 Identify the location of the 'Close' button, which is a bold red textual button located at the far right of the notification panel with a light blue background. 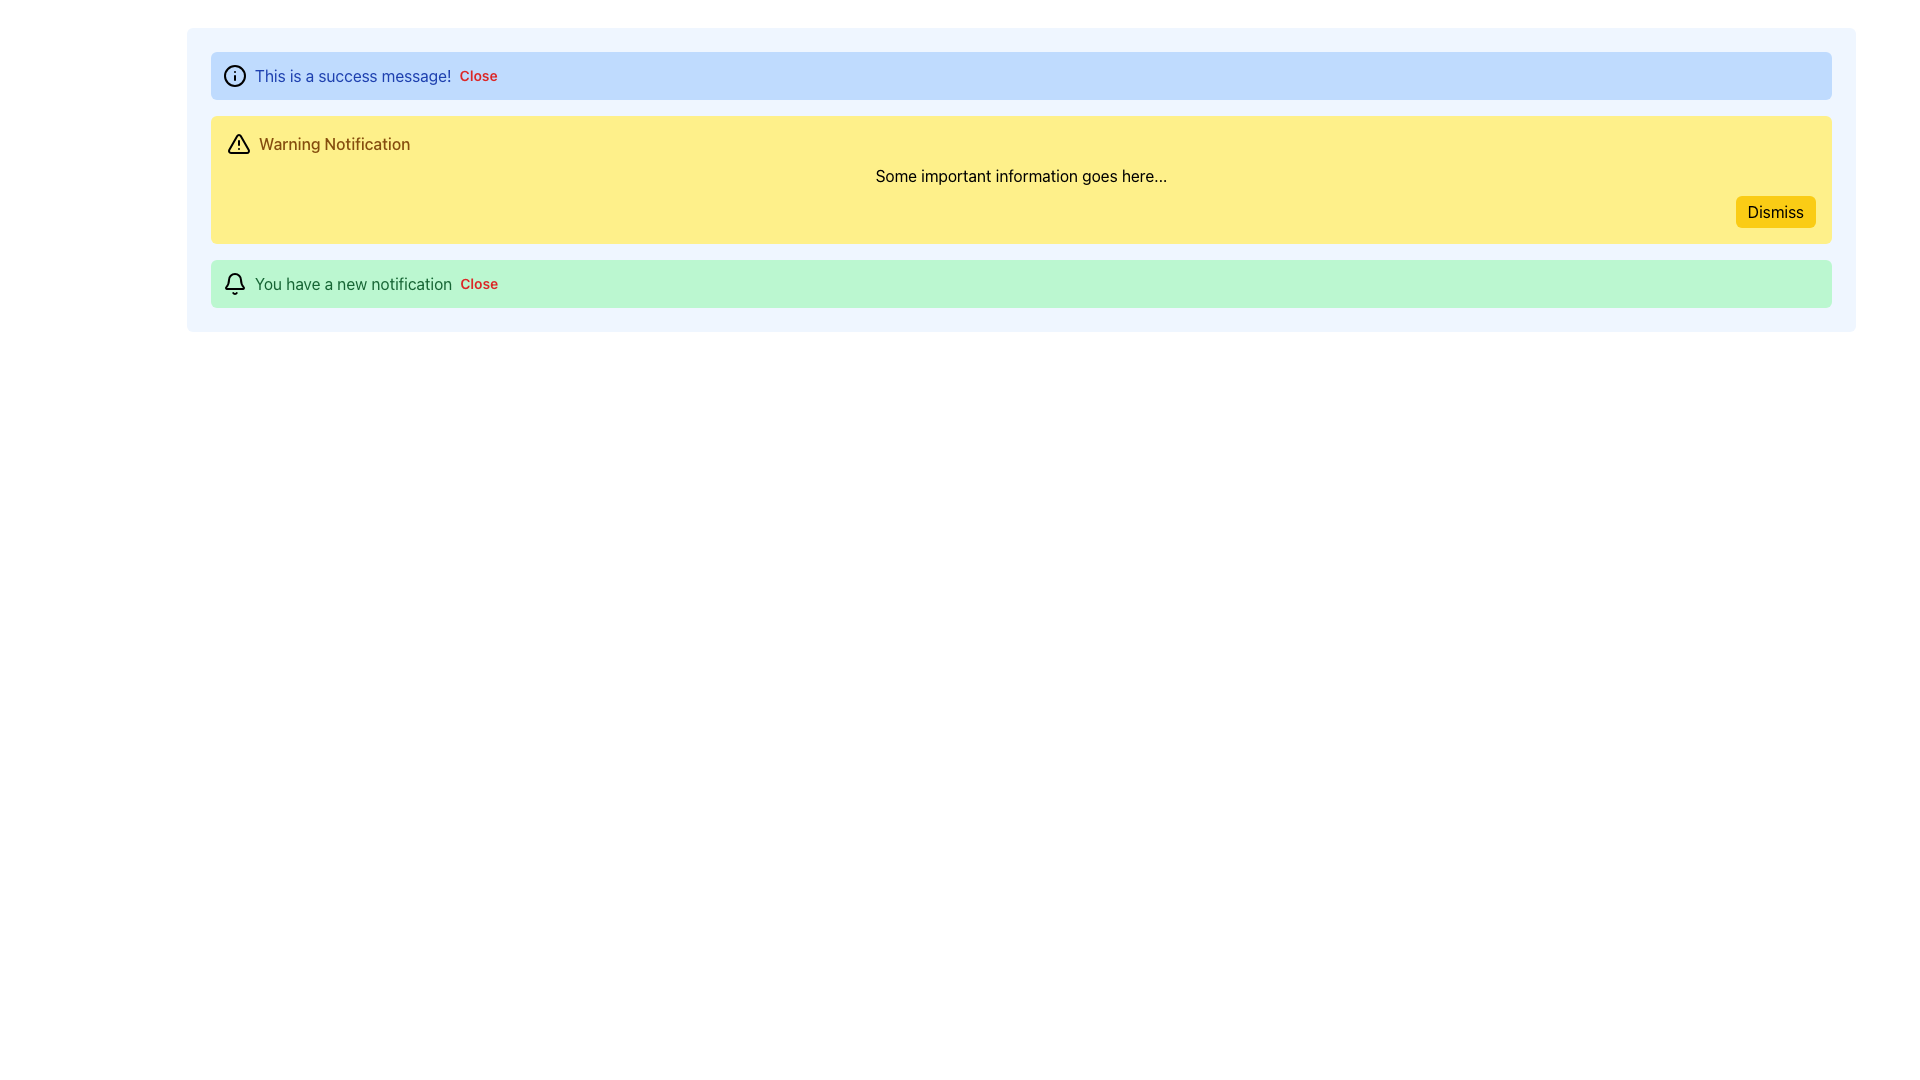
(477, 75).